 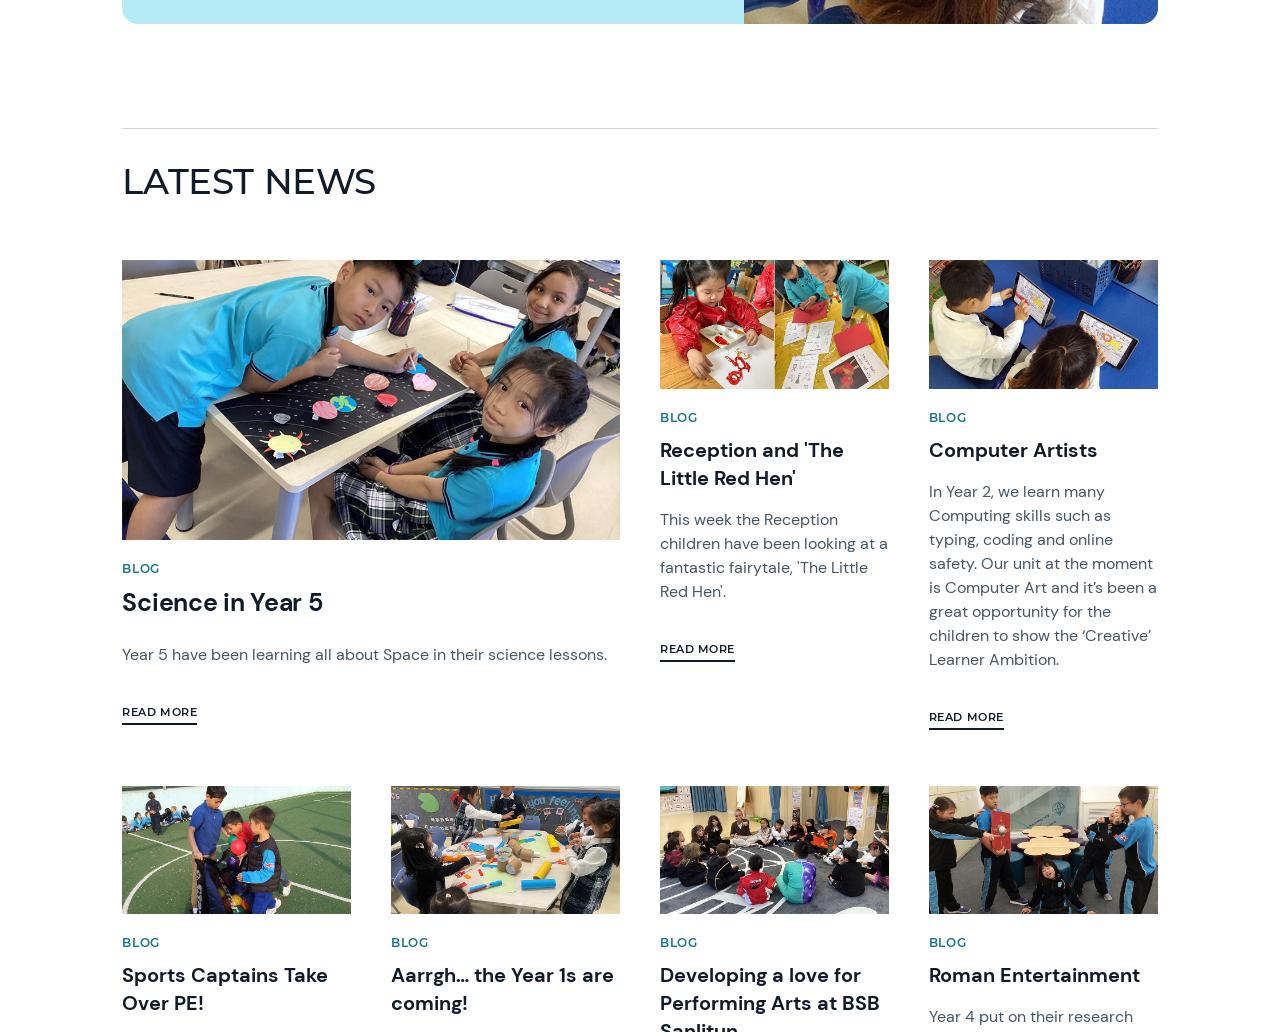 What do you see at coordinates (1033, 974) in the screenshot?
I see `'Roman Entertainment'` at bounding box center [1033, 974].